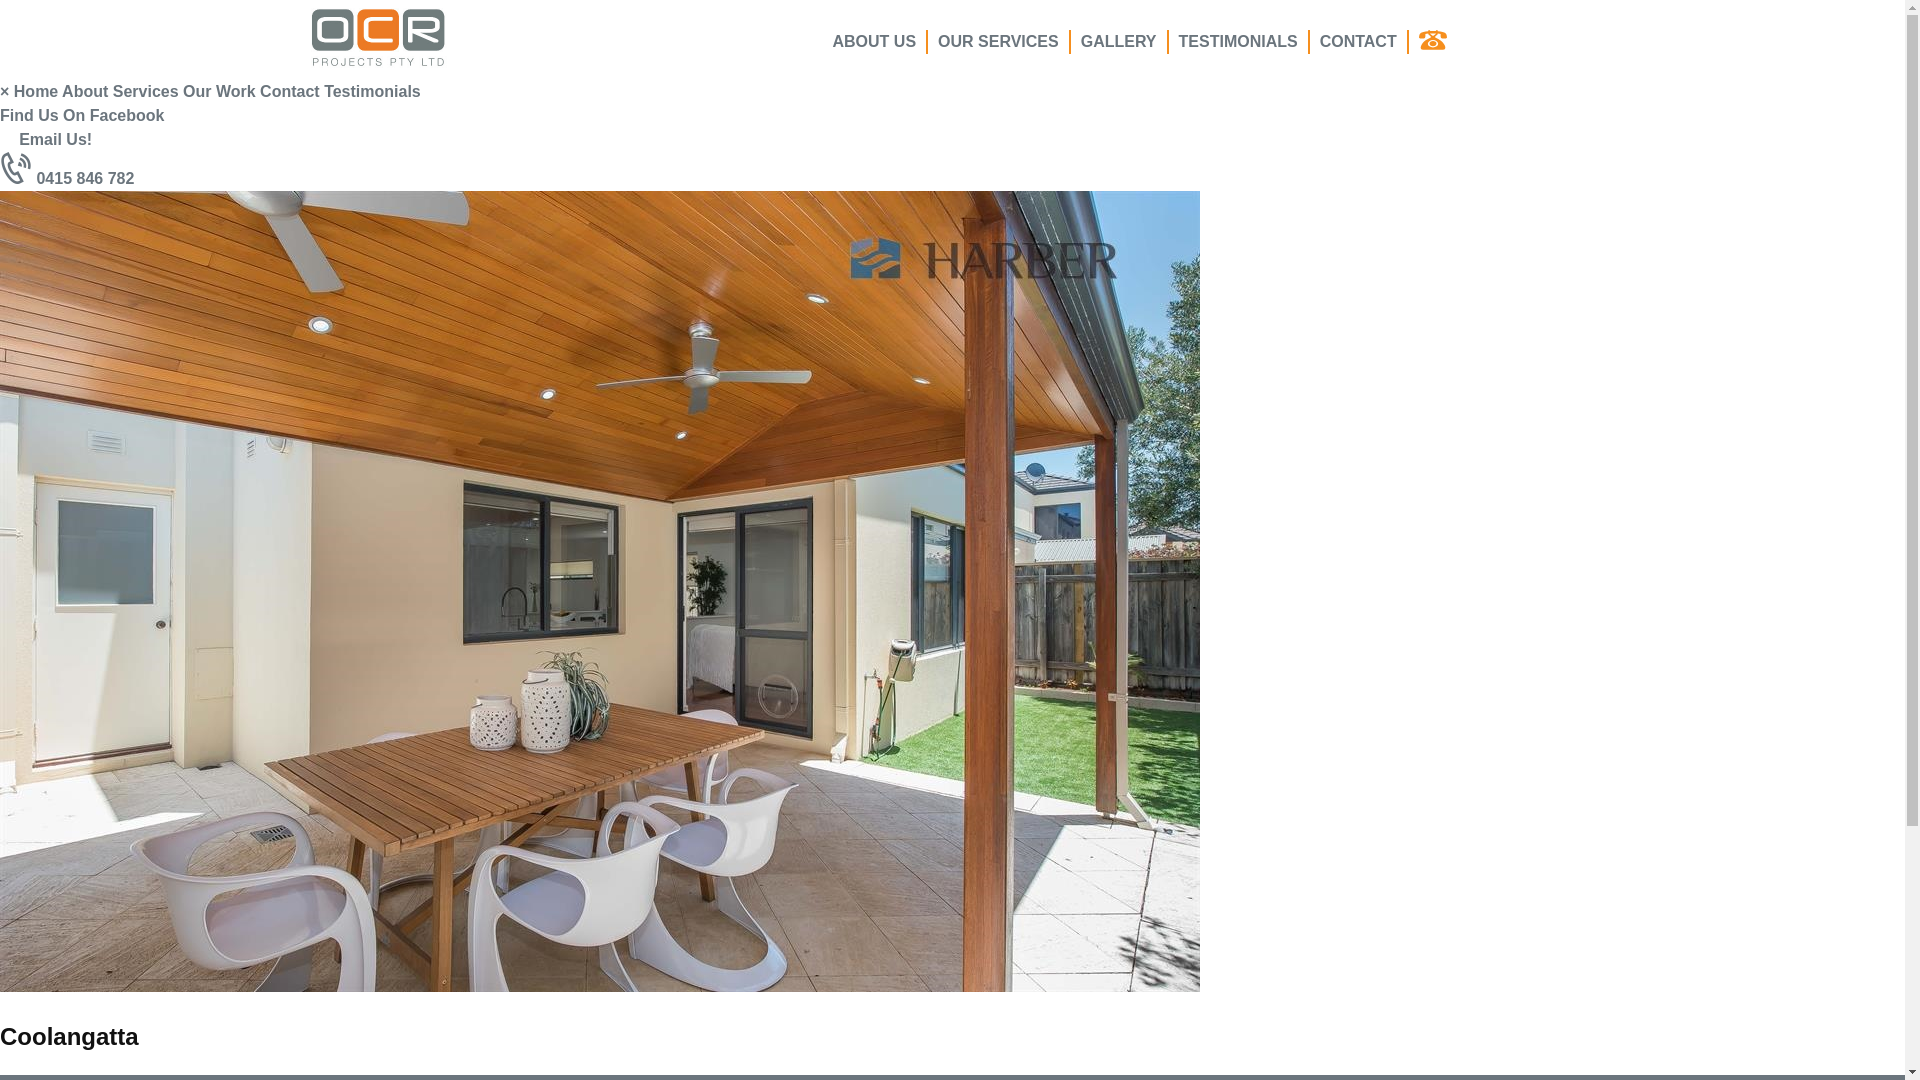  What do you see at coordinates (144, 91) in the screenshot?
I see `'Services'` at bounding box center [144, 91].